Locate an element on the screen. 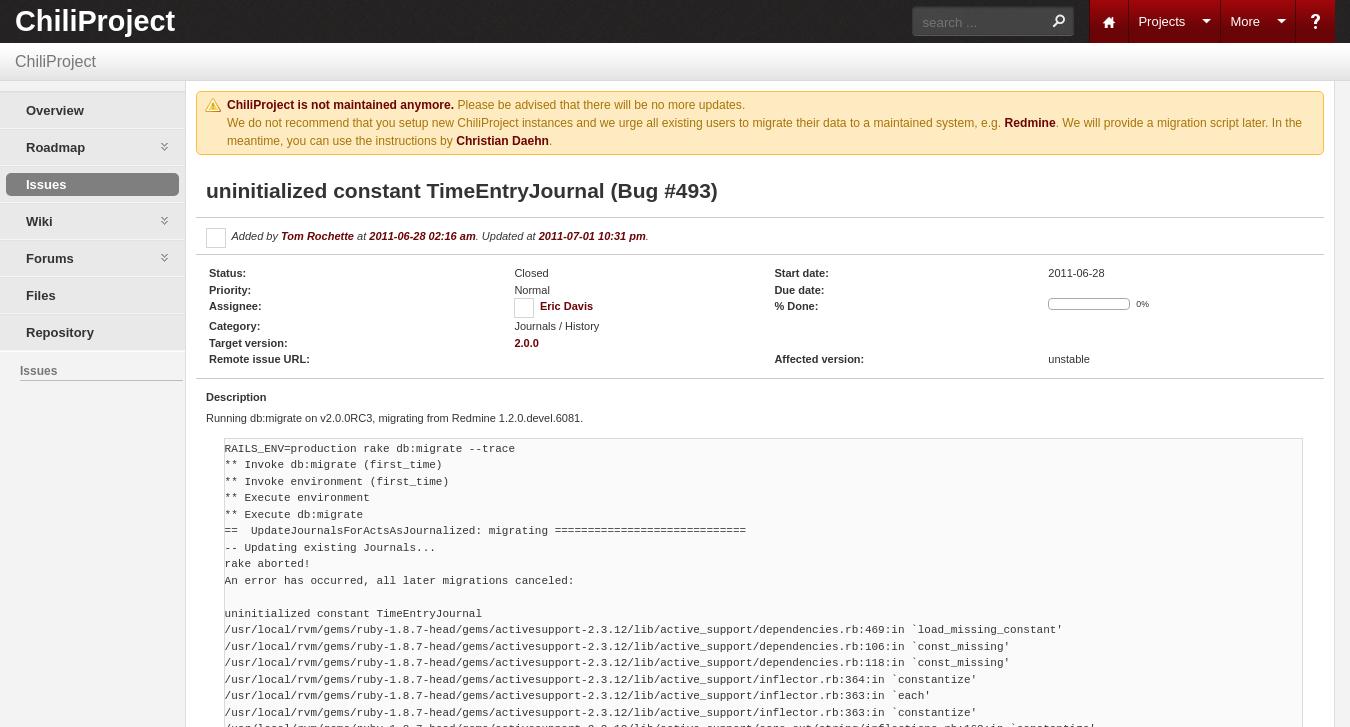  'We do not recommend that you setup new ChiliProject instances and
          we urge all existing users to migrate their data to a maintained
          system, e.g.' is located at coordinates (615, 123).